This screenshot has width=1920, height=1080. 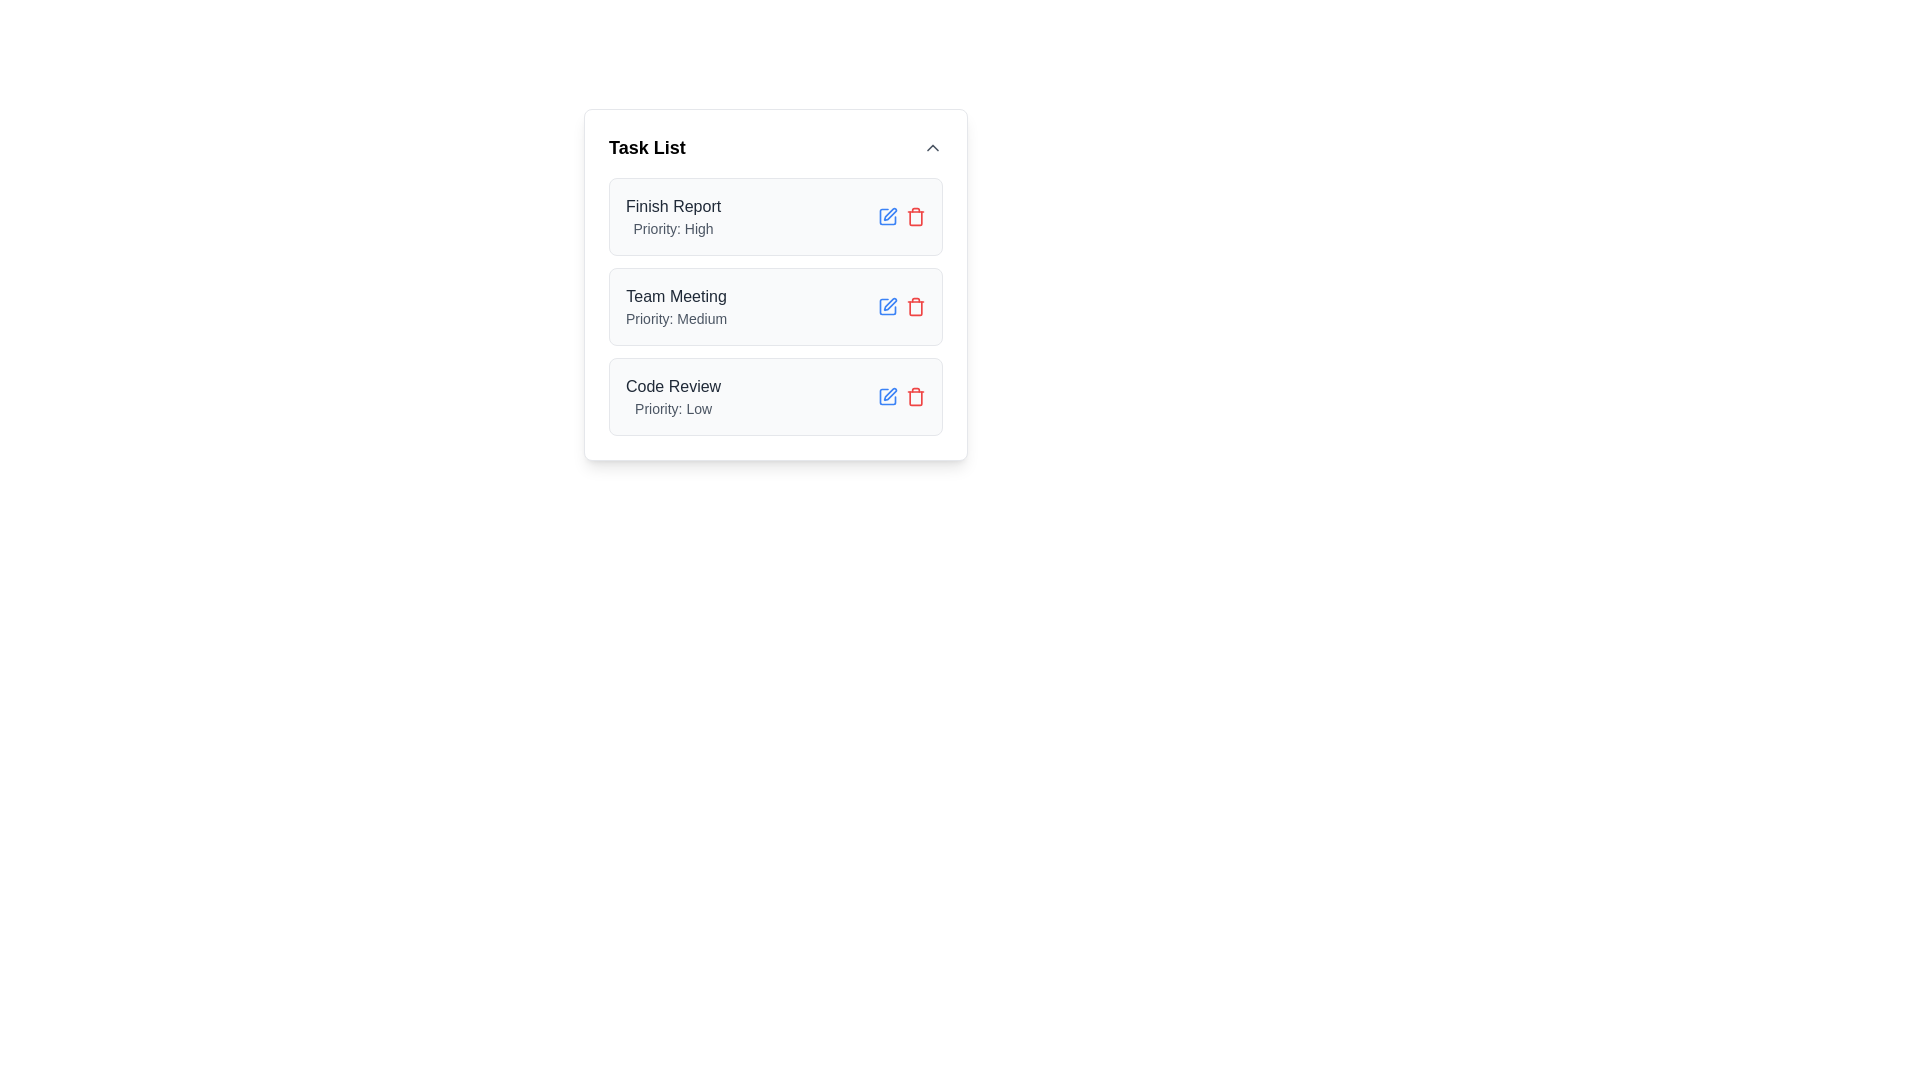 I want to click on the delete icon button located on the right side of the first task entry in the task list, so click(x=915, y=216).